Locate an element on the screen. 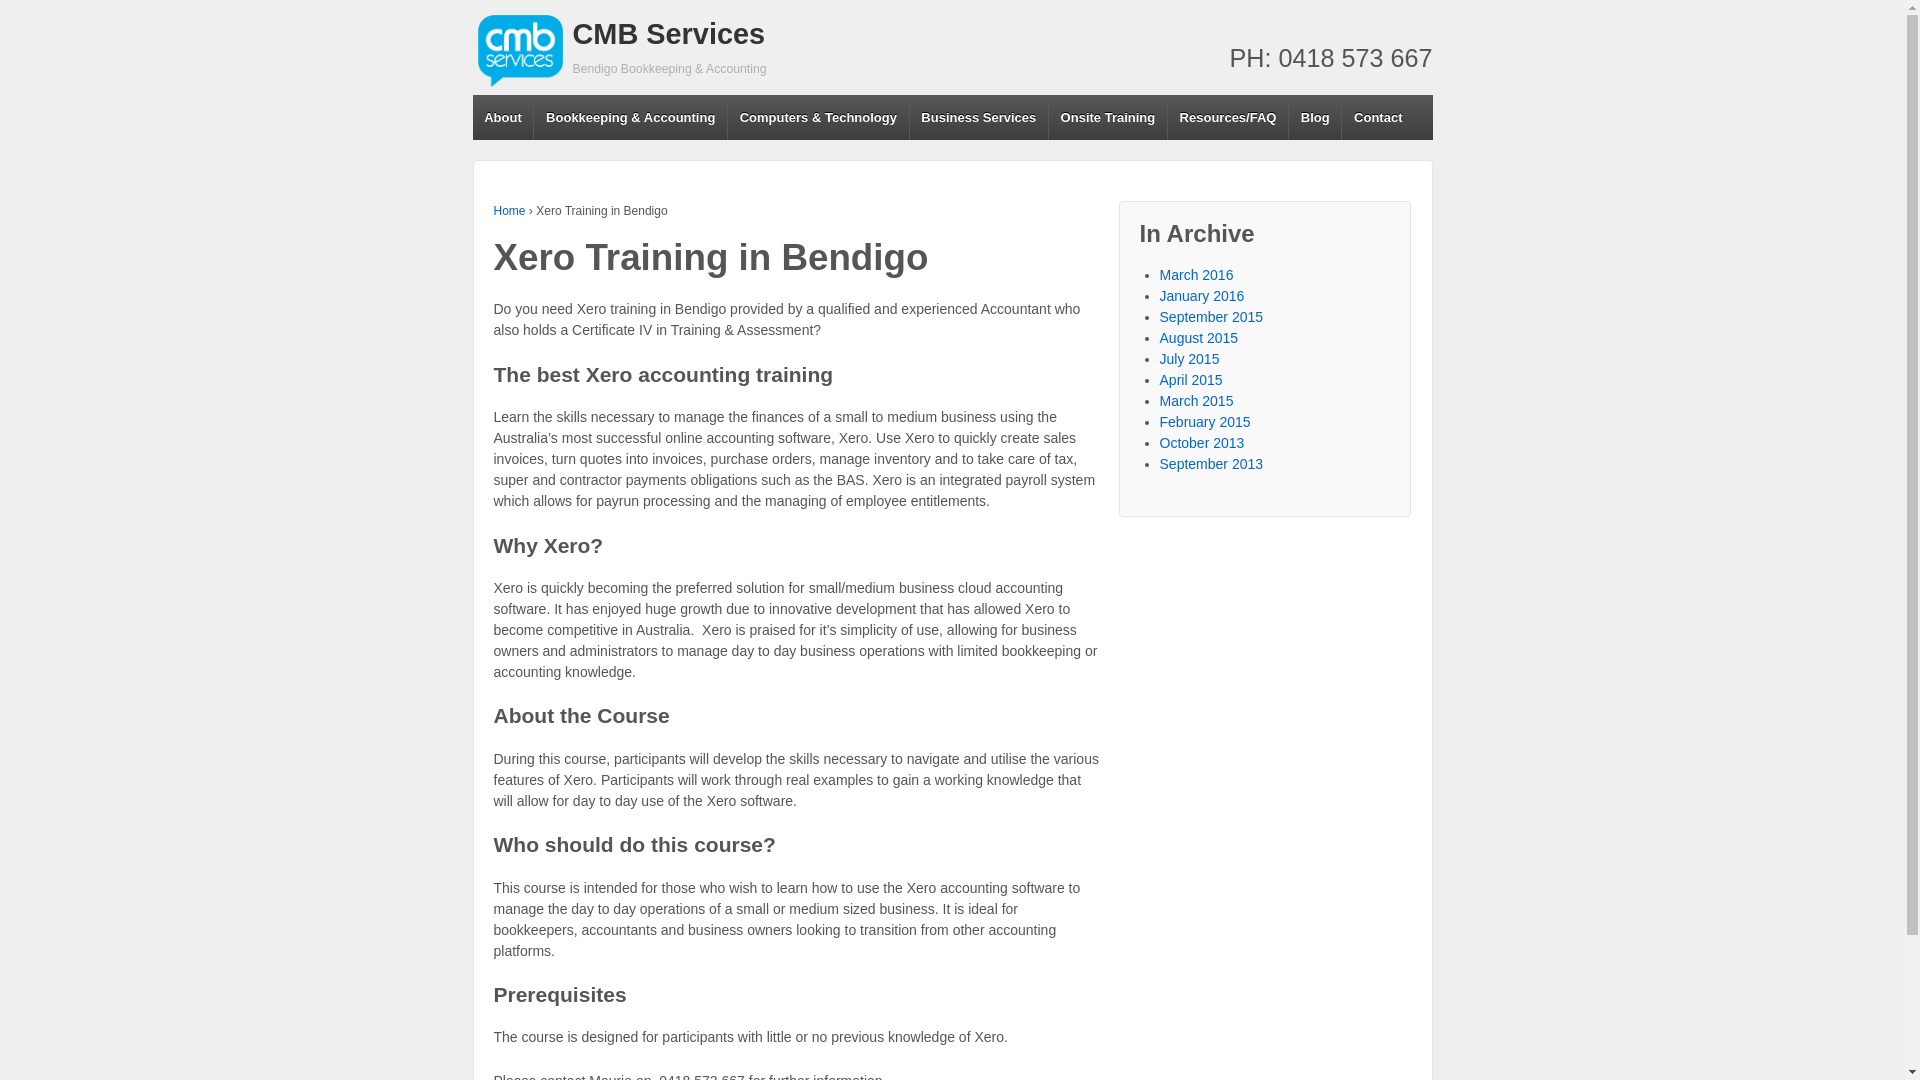  'January 2016' is located at coordinates (1201, 296).